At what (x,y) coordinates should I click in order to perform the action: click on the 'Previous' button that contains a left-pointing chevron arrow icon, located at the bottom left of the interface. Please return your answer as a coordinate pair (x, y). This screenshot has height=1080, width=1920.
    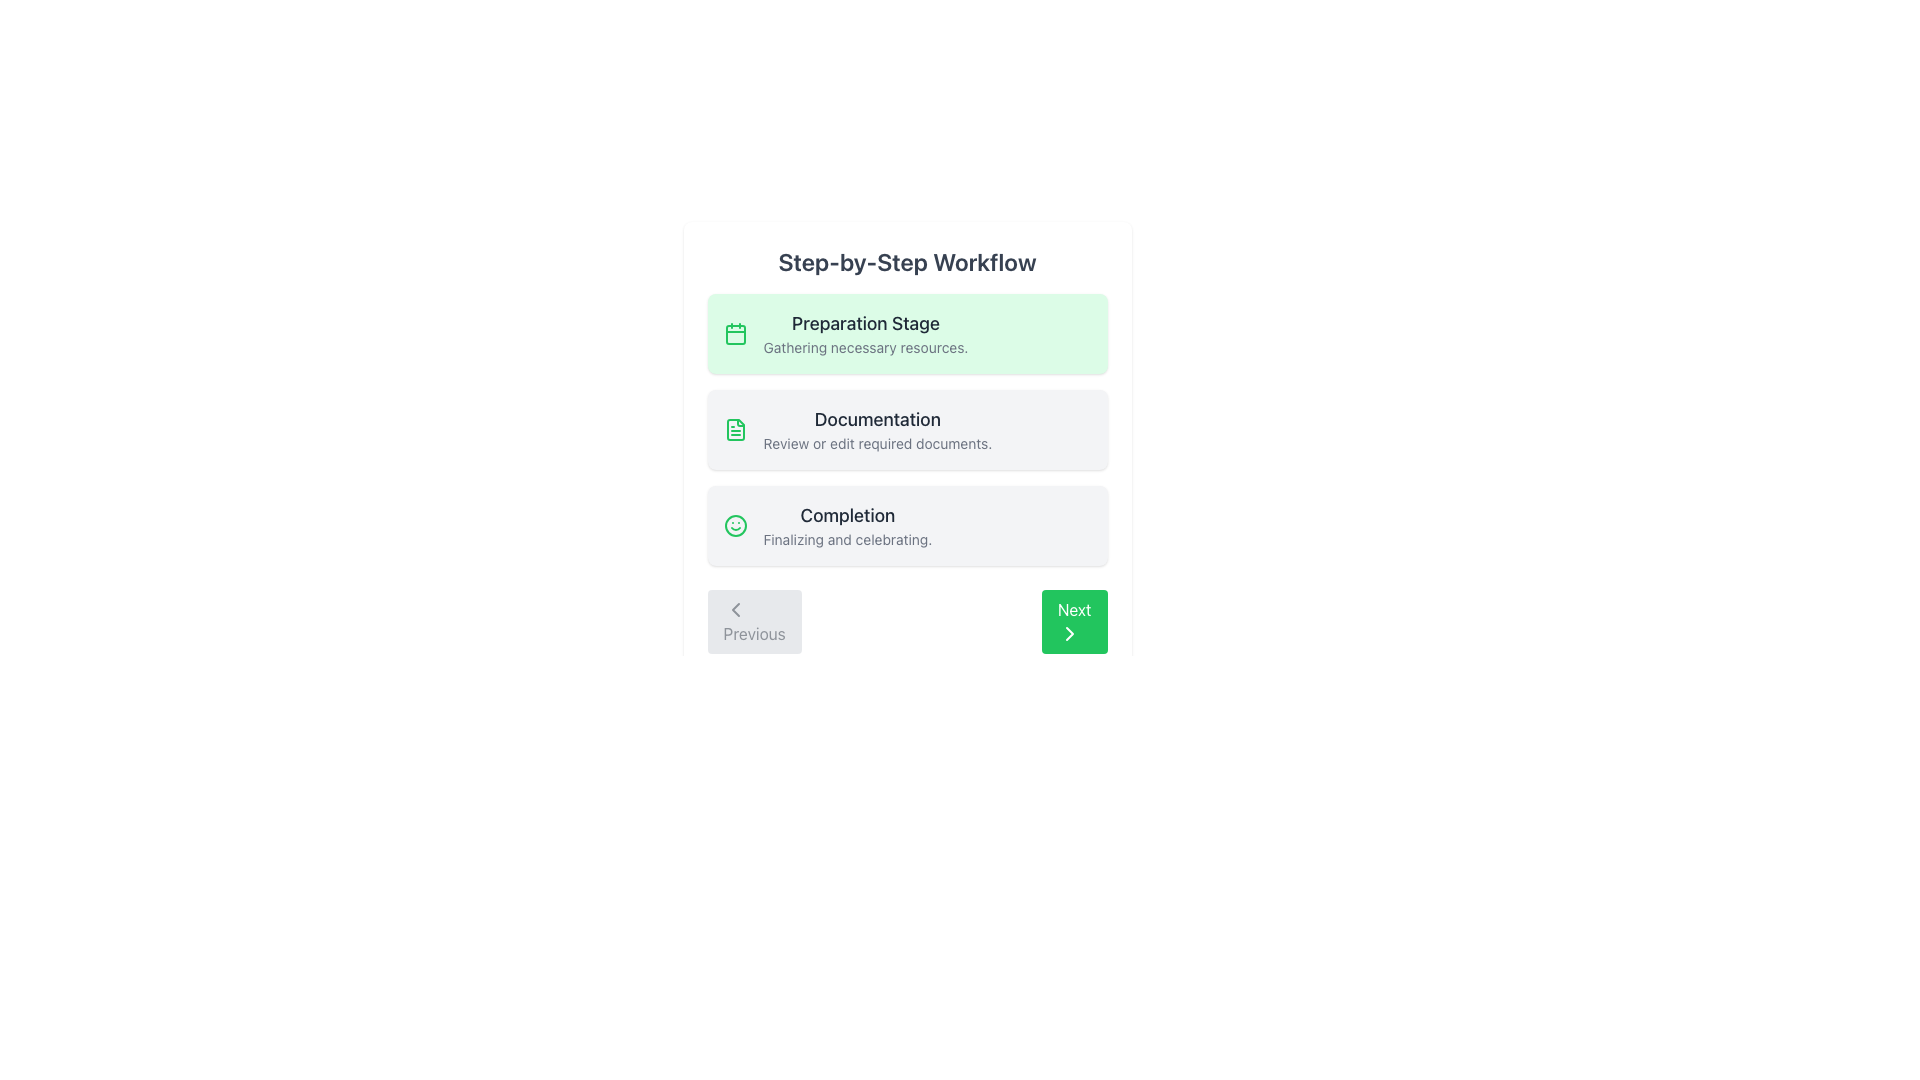
    Looking at the image, I should click on (734, 608).